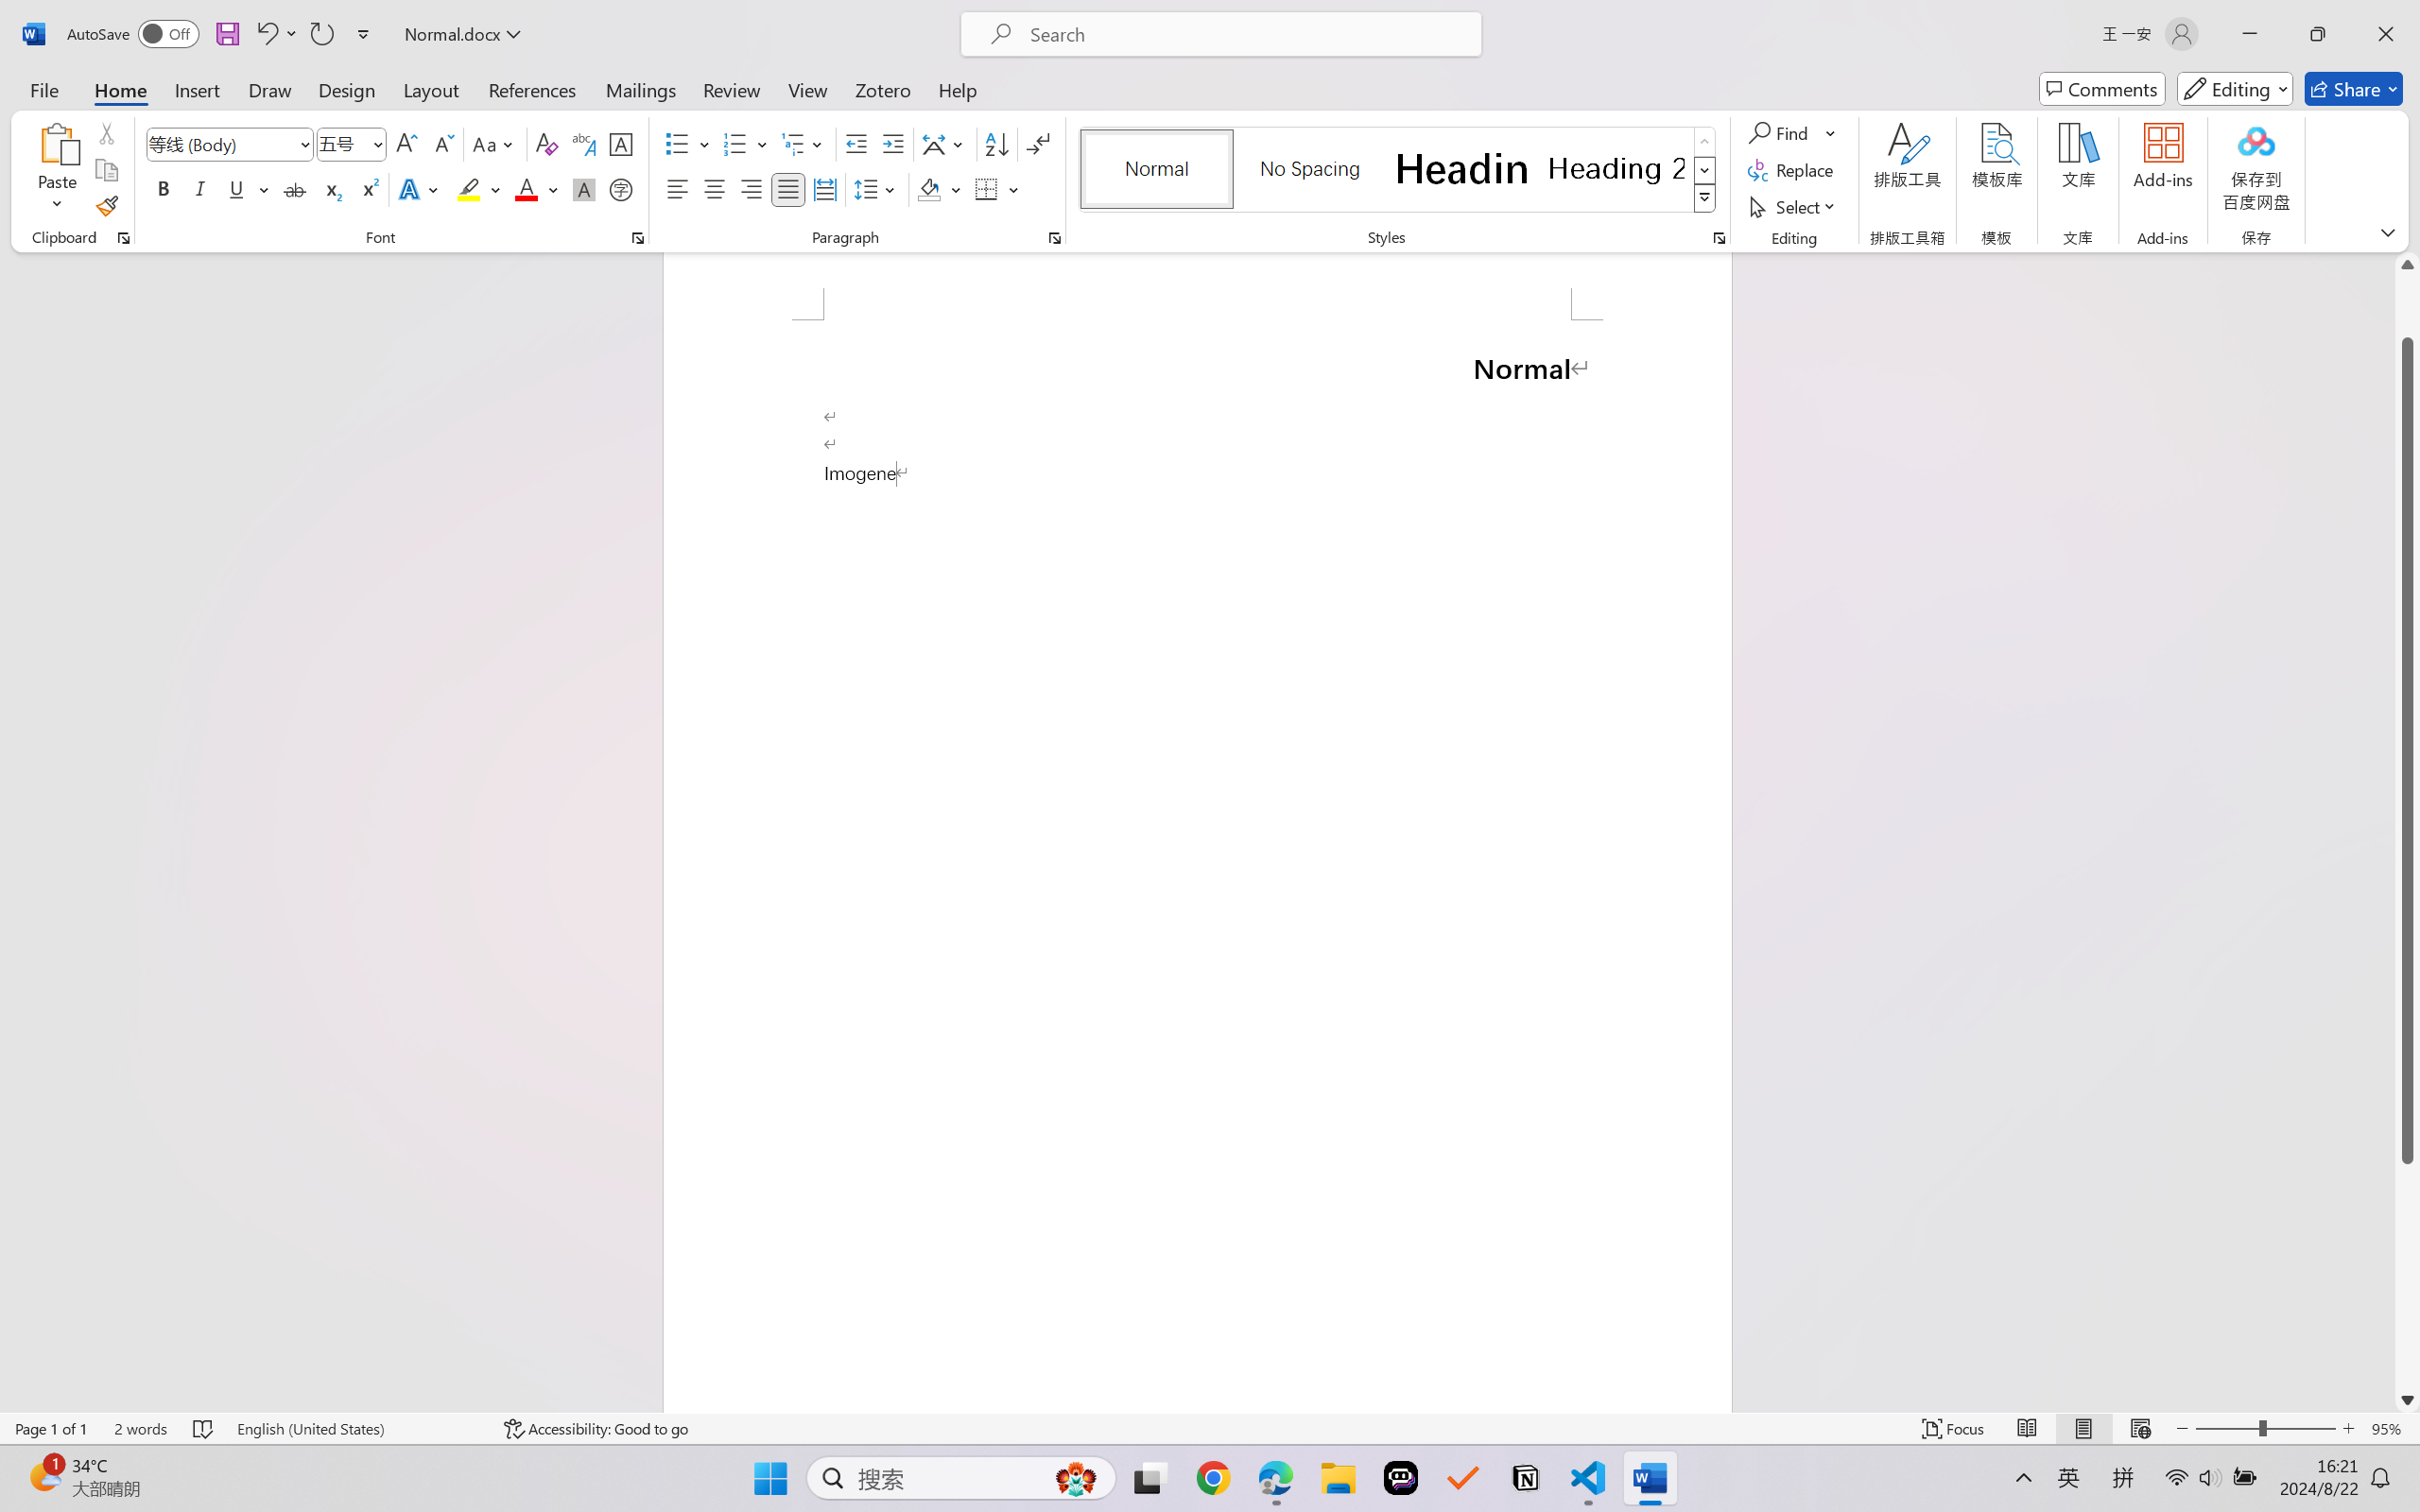  What do you see at coordinates (1461, 168) in the screenshot?
I see `'Heading 1'` at bounding box center [1461, 168].